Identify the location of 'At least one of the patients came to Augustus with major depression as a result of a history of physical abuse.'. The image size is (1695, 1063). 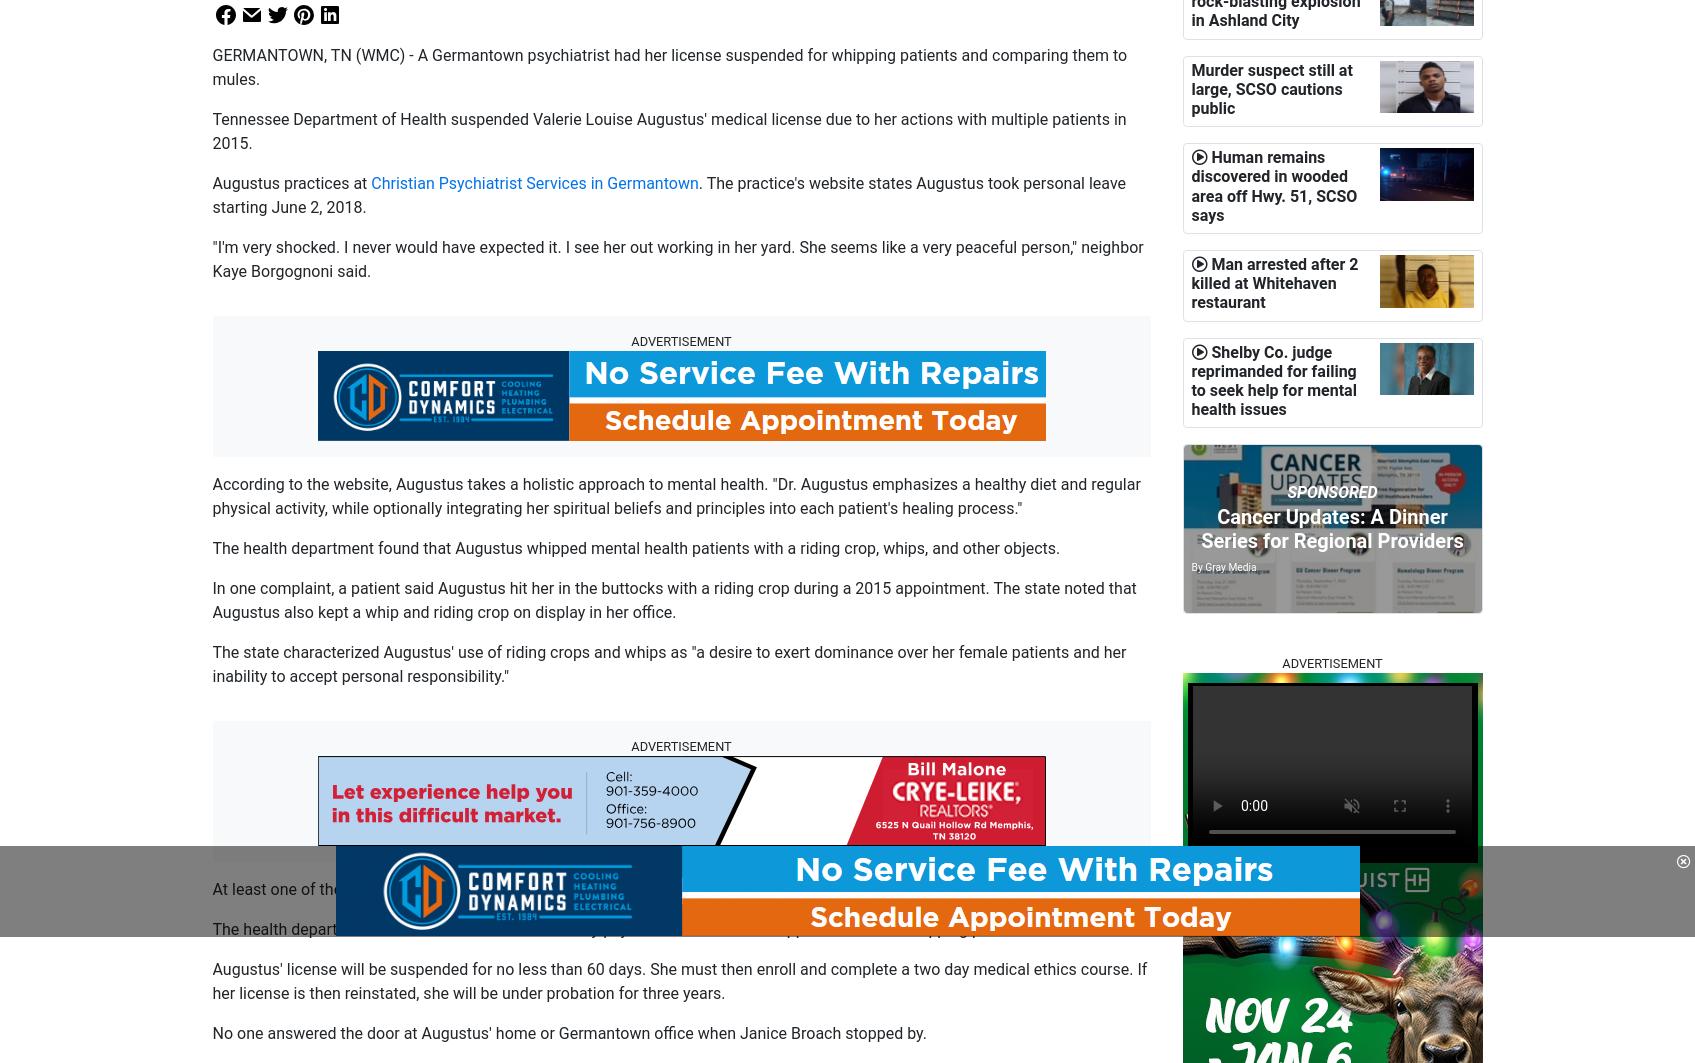
(601, 888).